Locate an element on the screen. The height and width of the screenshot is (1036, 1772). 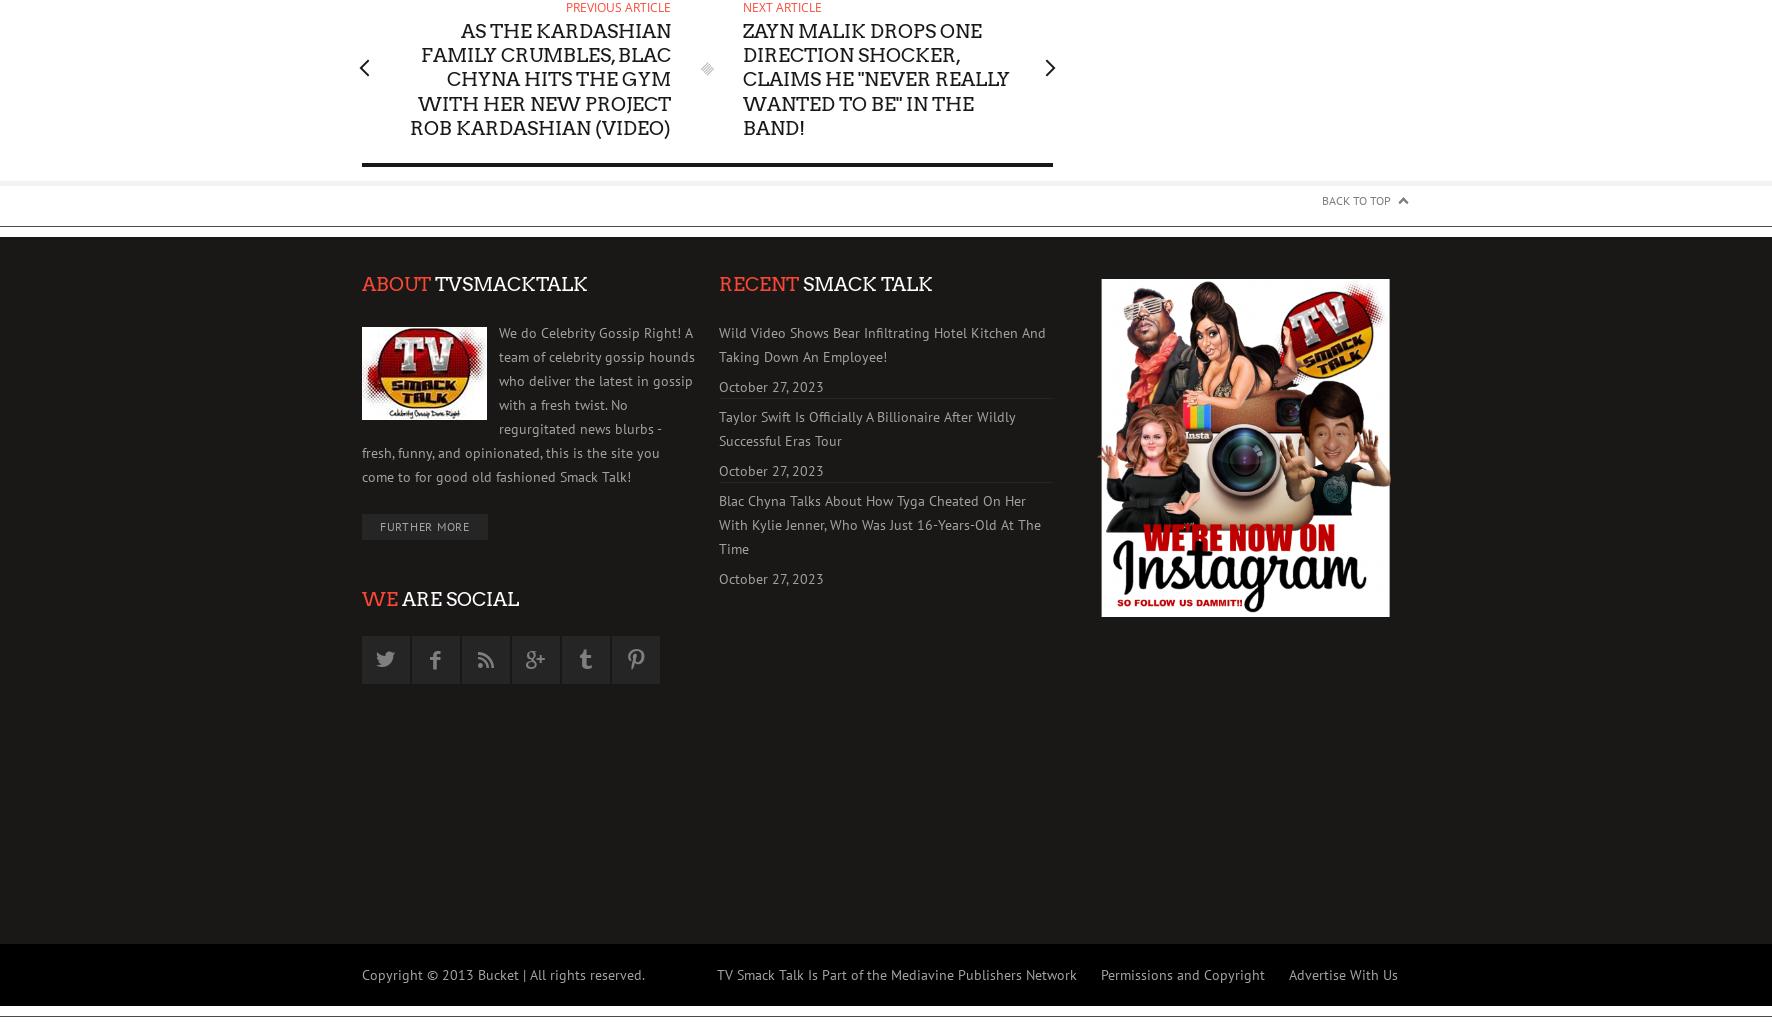
'As The Kardashian Family Crumbles, Blac Chyna Hits The Gym With Her New Project Rob Kardashian (VIDEO)' is located at coordinates (539, 79).